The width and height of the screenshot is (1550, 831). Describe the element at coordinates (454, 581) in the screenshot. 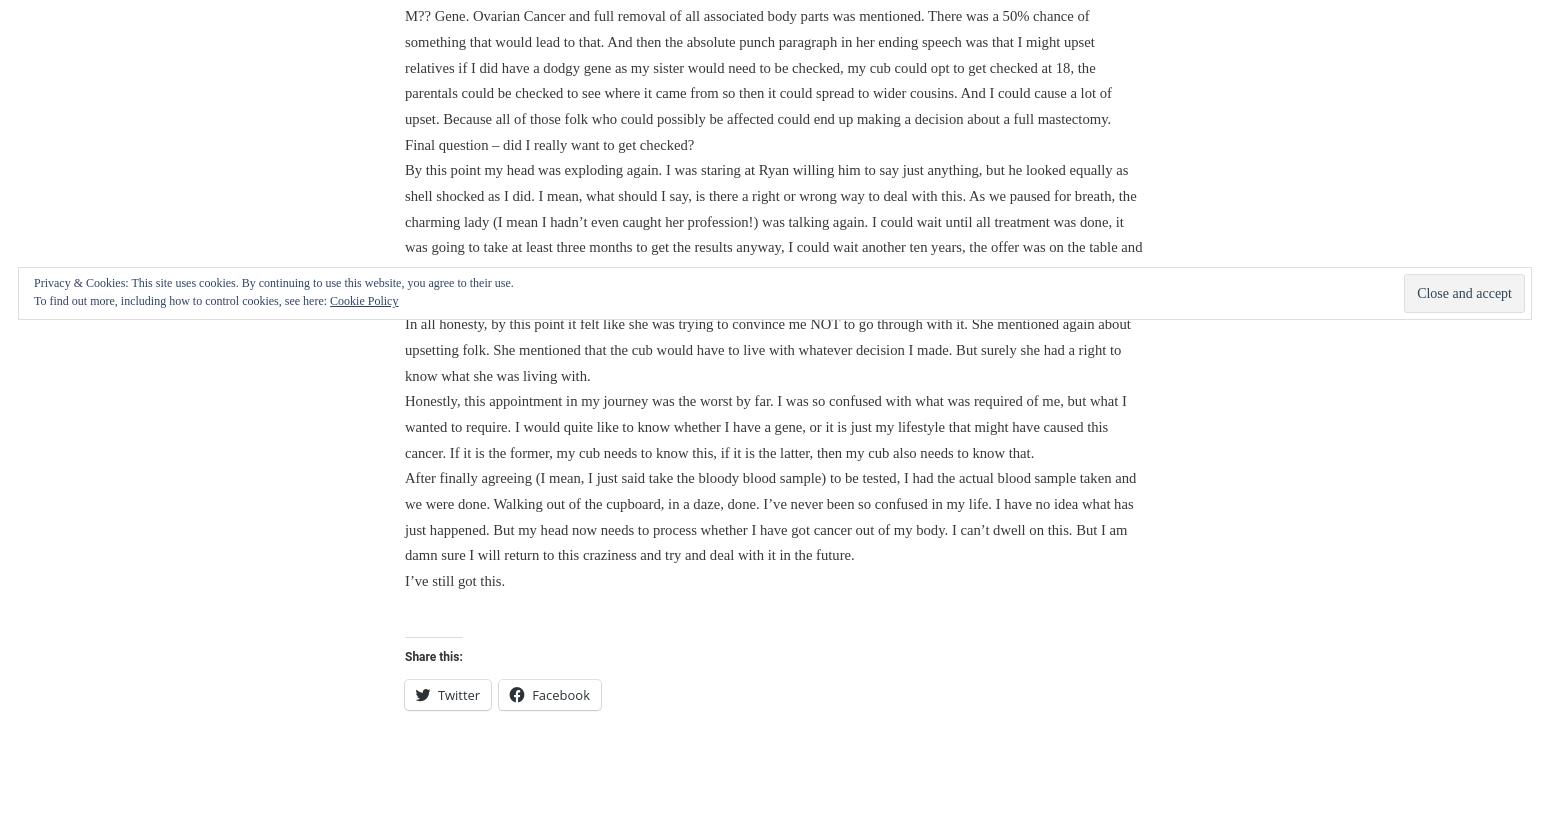

I see `'I’ve still got this.'` at that location.